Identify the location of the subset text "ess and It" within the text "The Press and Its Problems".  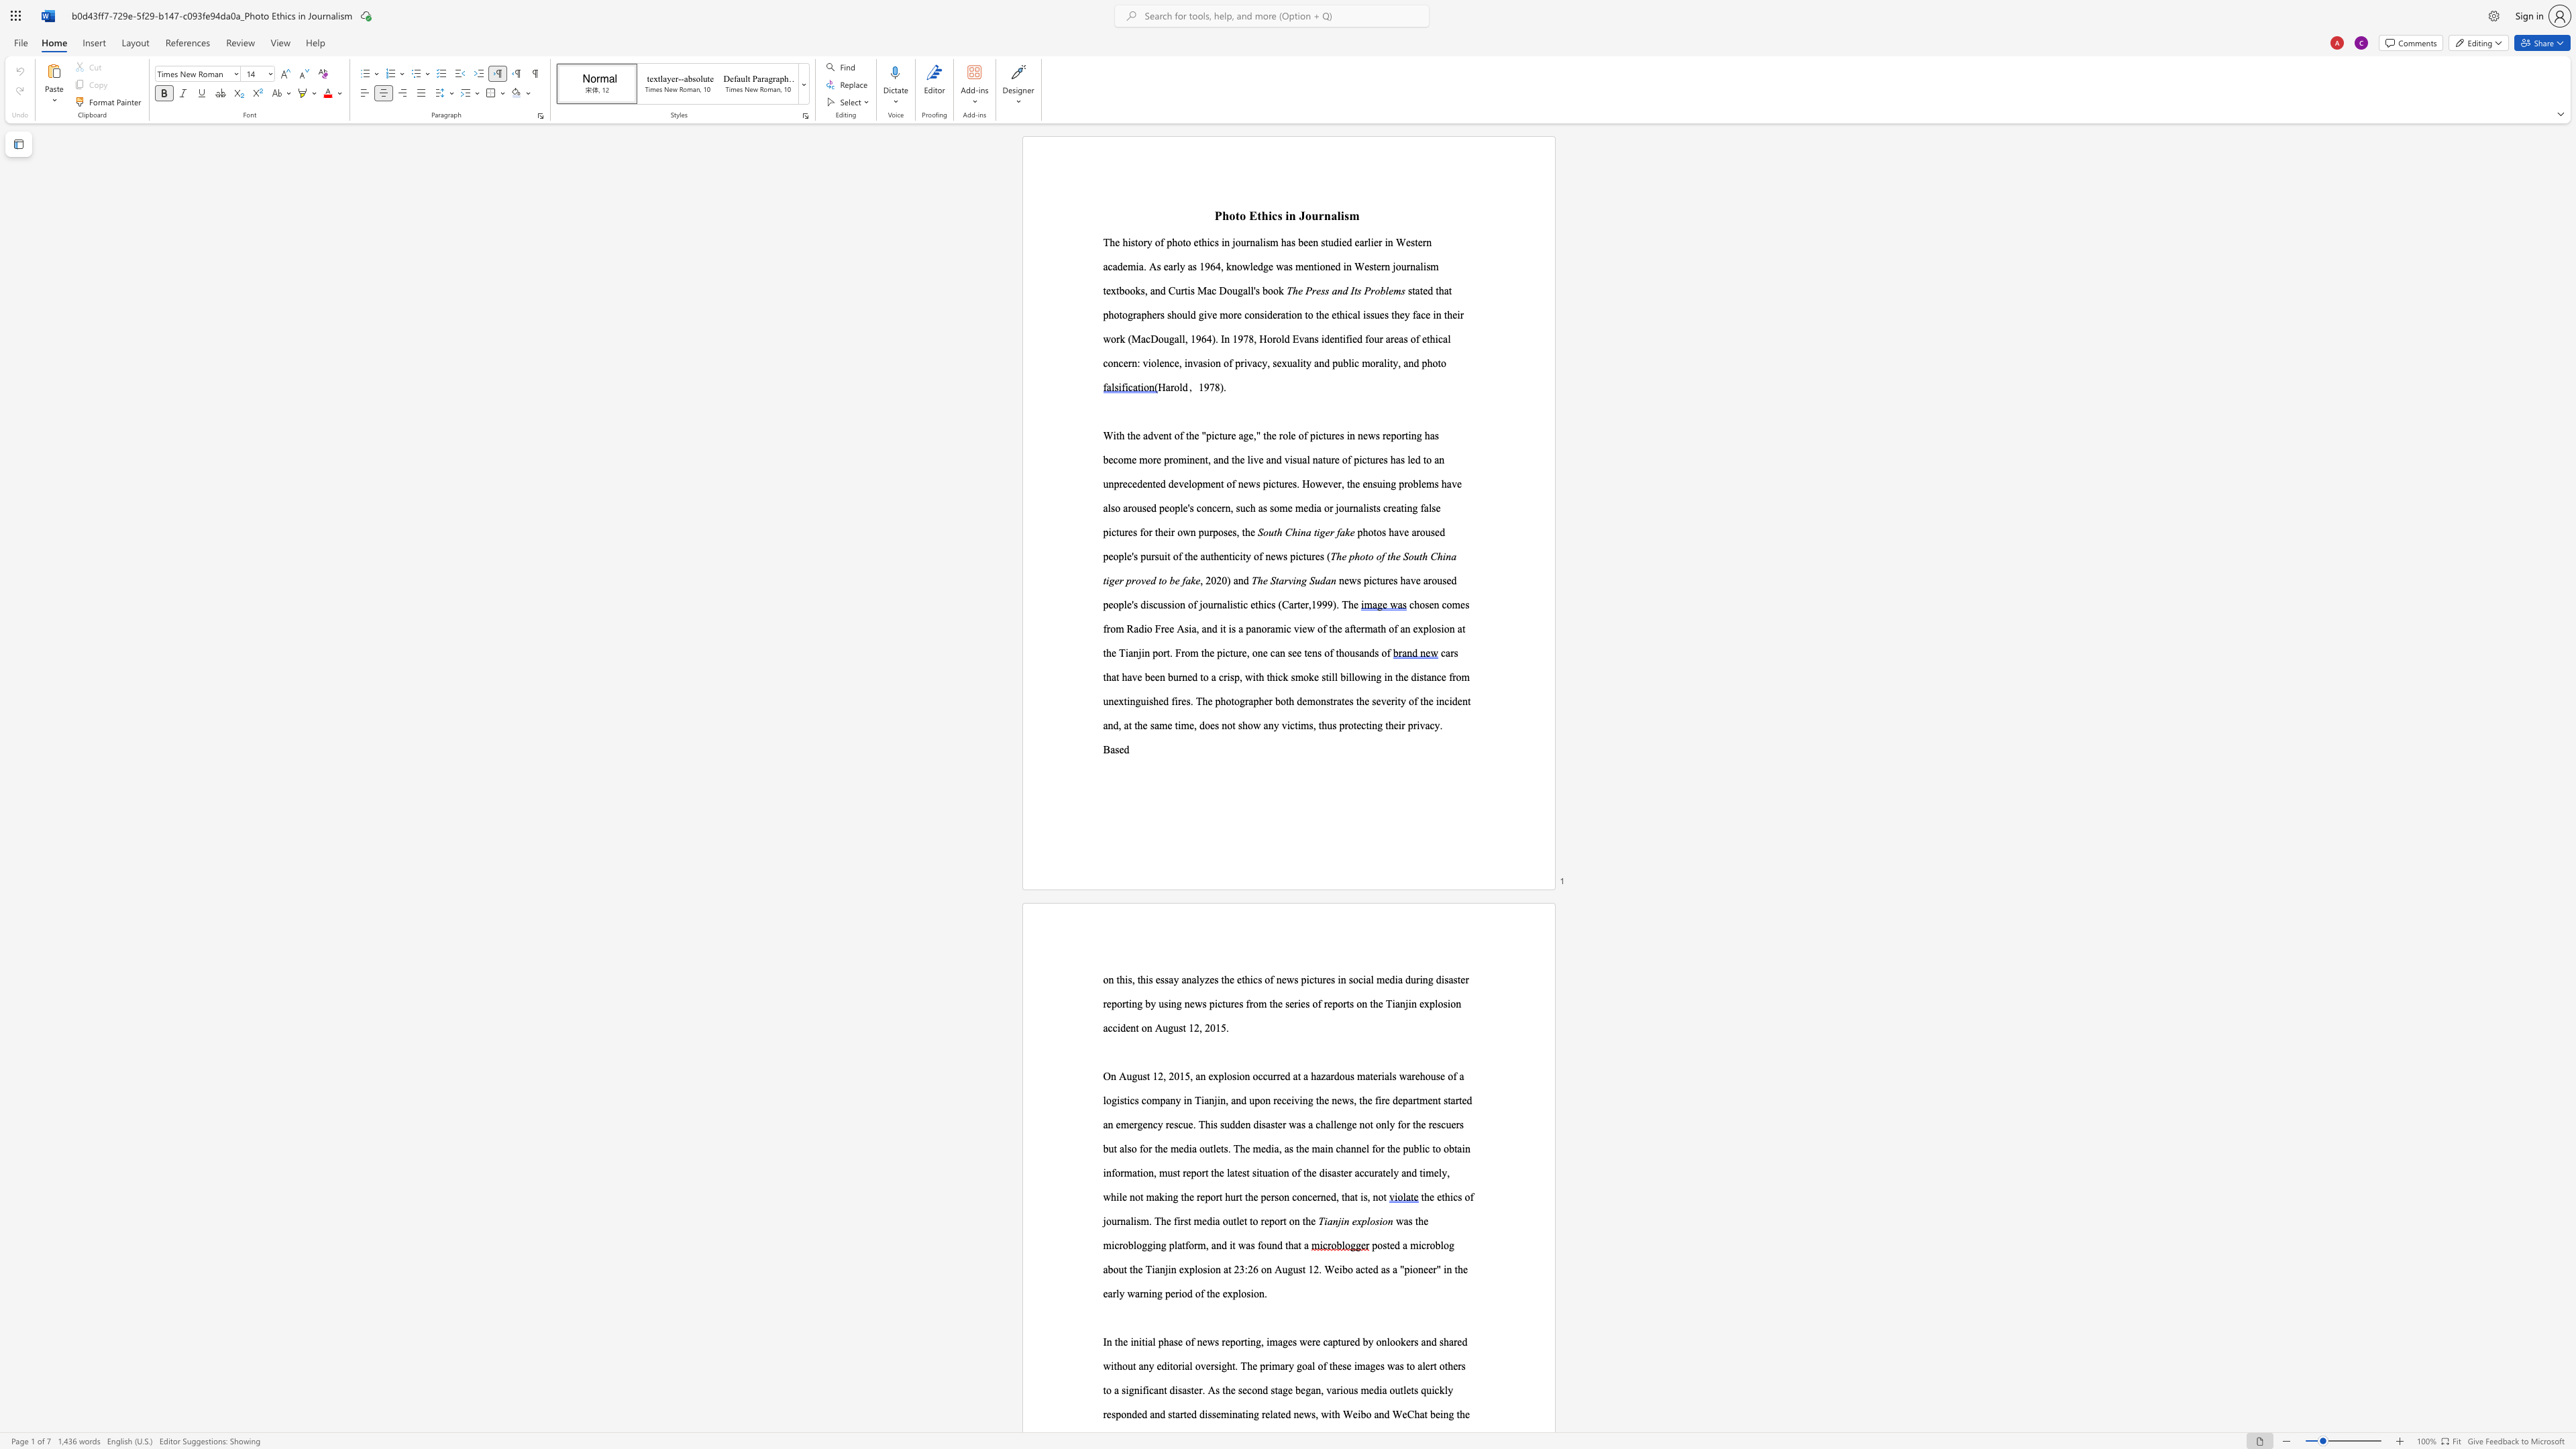
(1315, 290).